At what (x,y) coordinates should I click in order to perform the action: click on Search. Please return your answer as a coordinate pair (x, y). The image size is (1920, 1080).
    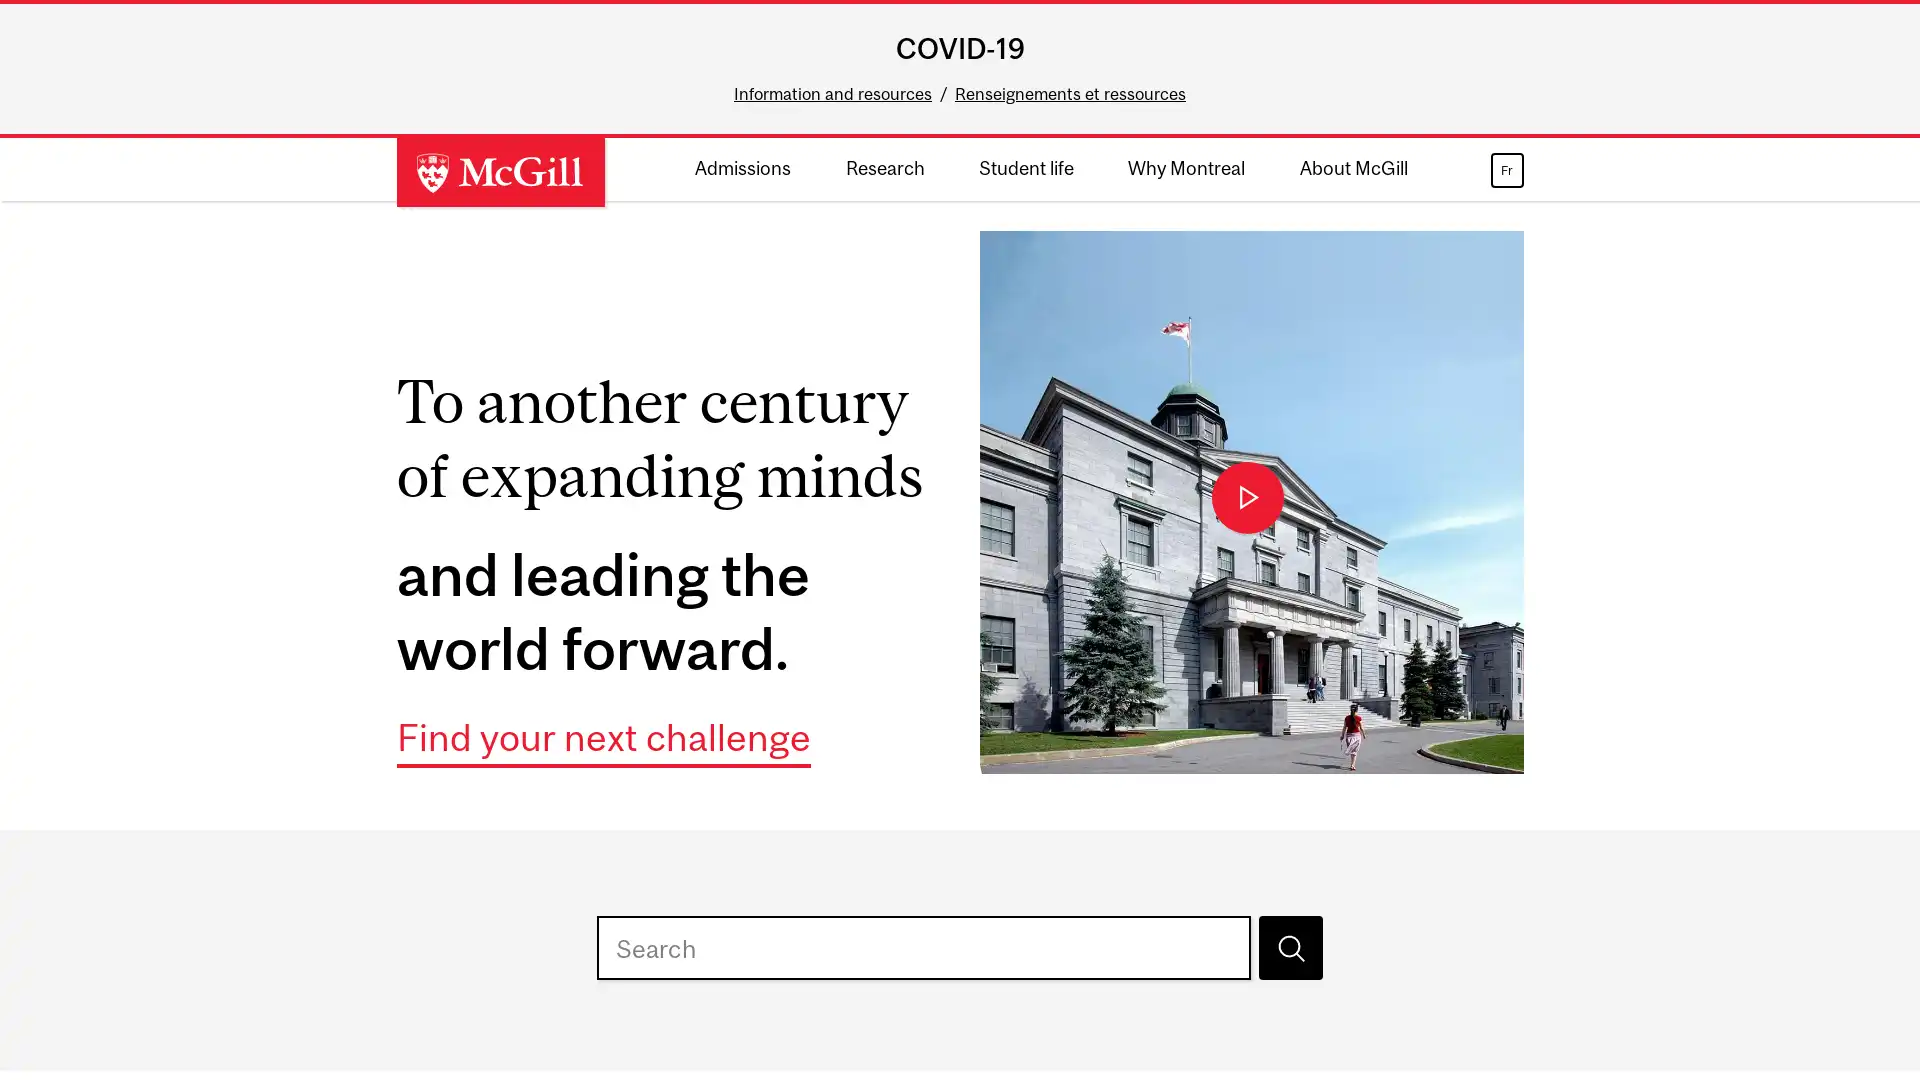
    Looking at the image, I should click on (1291, 947).